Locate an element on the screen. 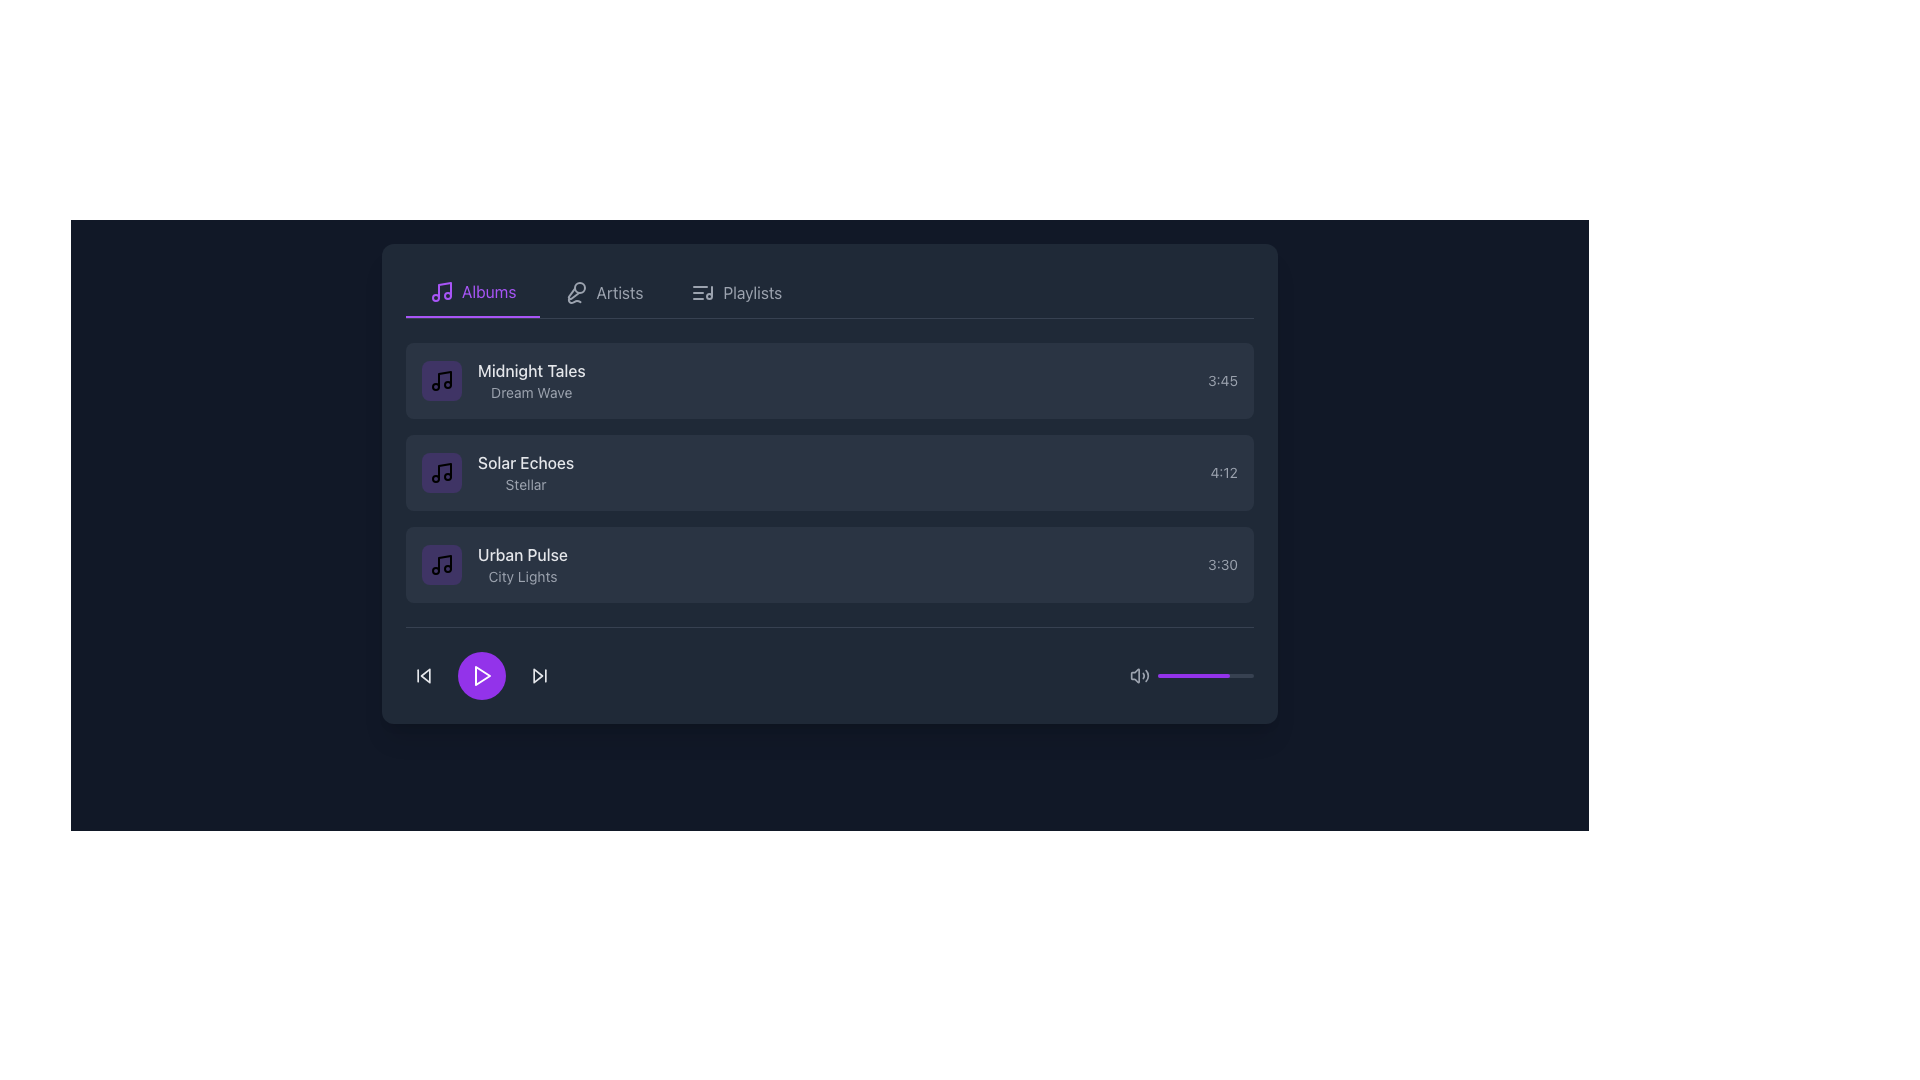 The width and height of the screenshot is (1920, 1080). the list item in the media player interface that displays details about a media item, specifically the second item among three in the grouped list is located at coordinates (830, 473).